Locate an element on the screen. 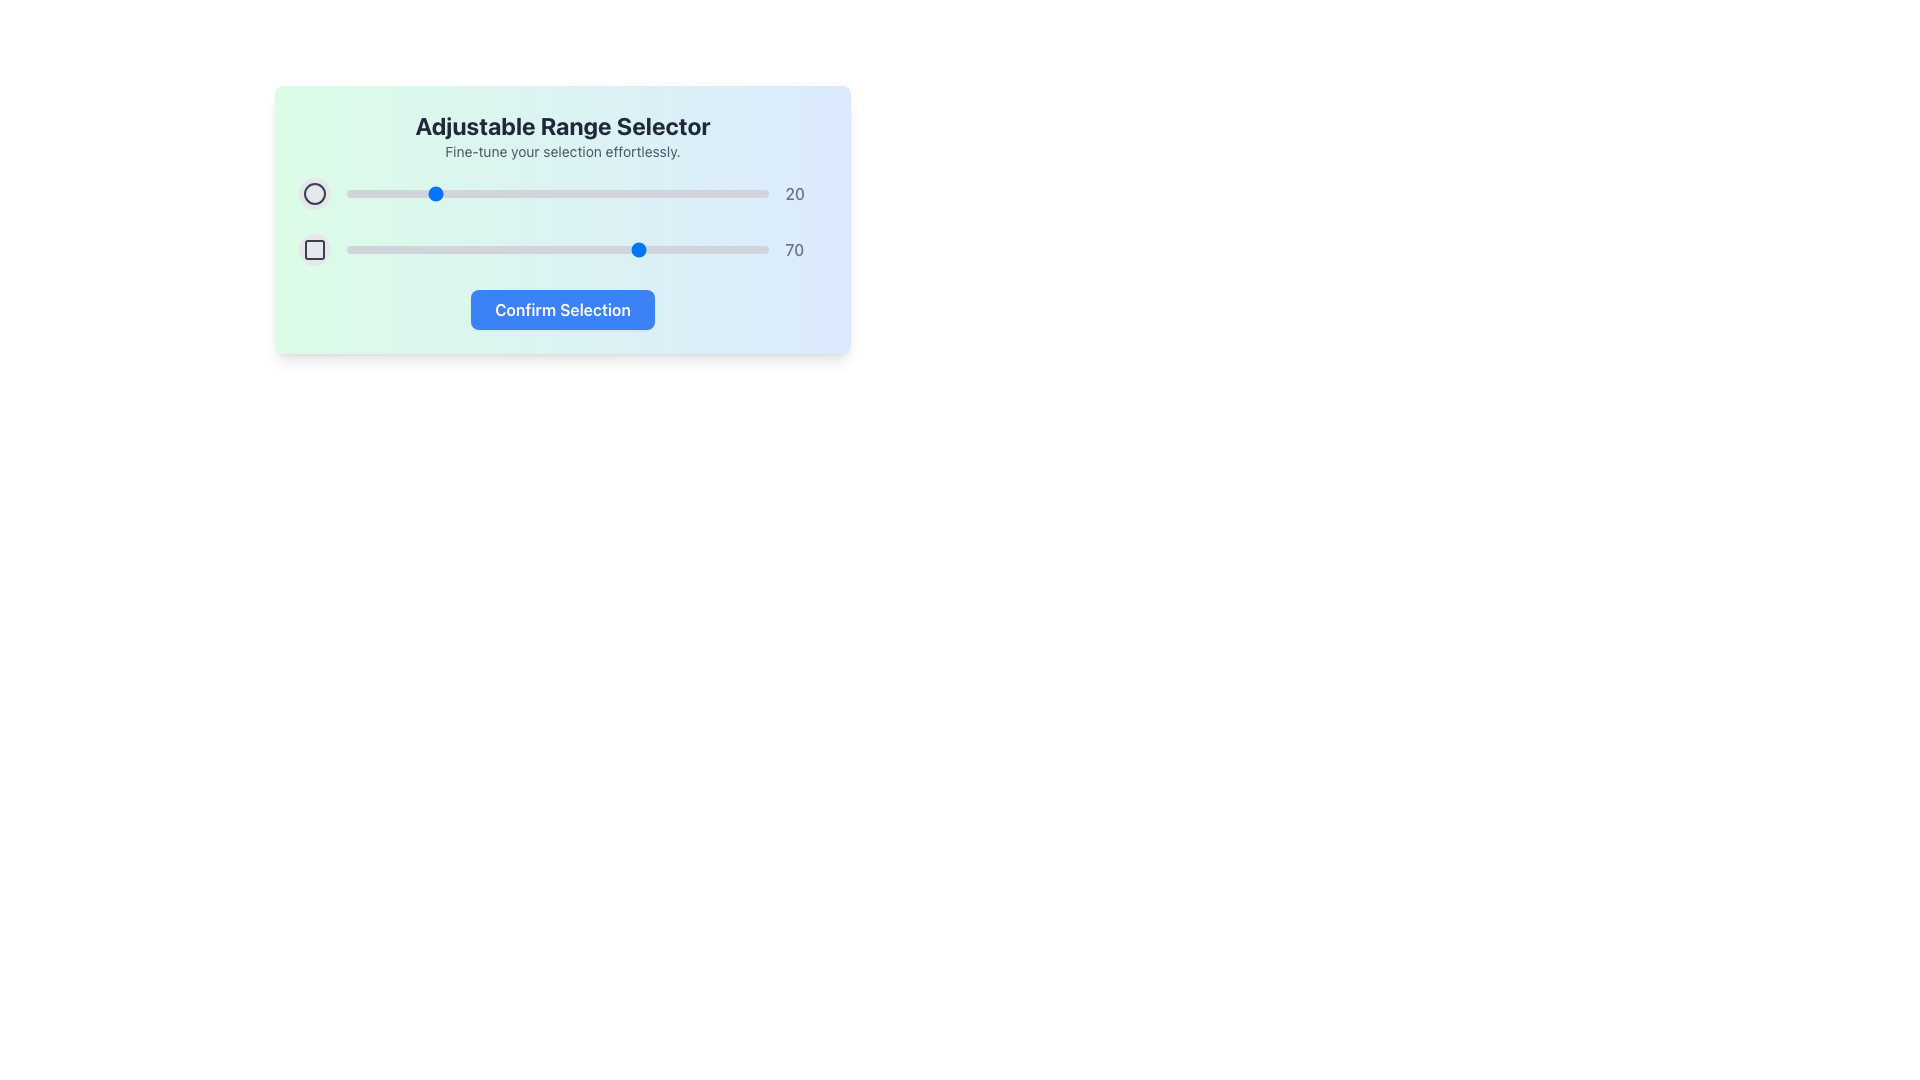 The height and width of the screenshot is (1080, 1920). the slider value is located at coordinates (759, 249).